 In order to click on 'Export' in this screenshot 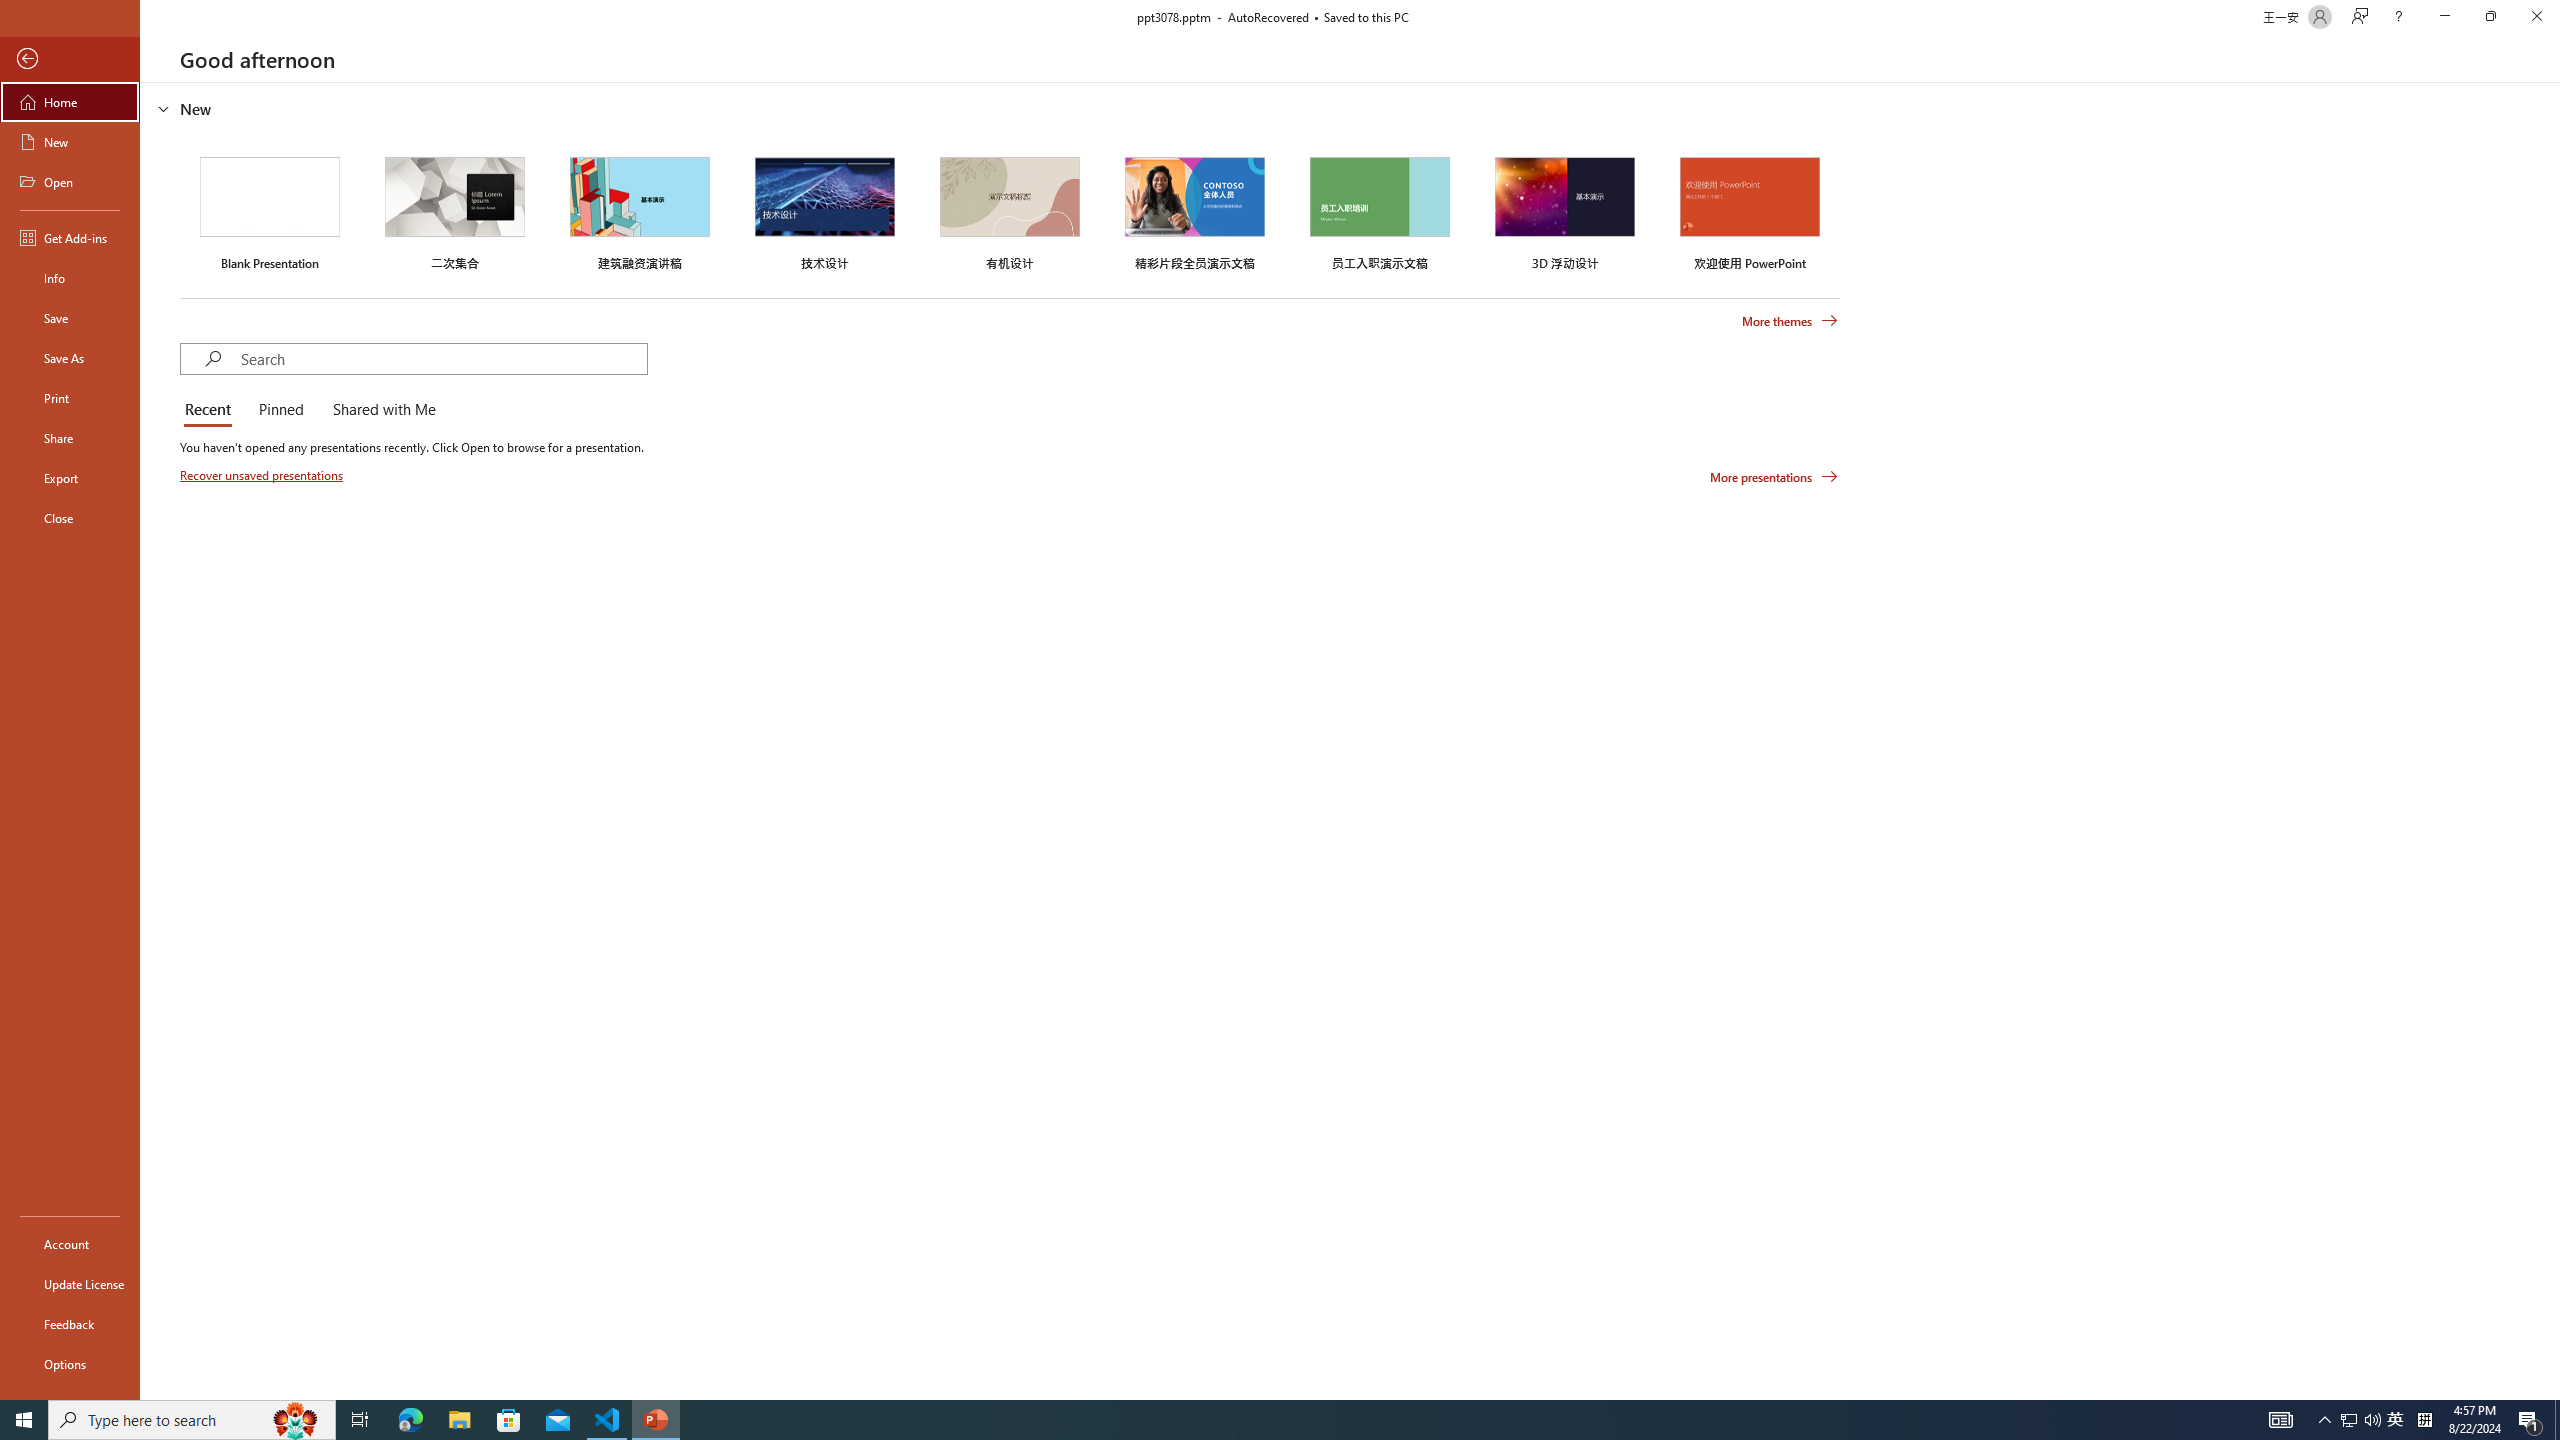, I will do `click(69, 478)`.